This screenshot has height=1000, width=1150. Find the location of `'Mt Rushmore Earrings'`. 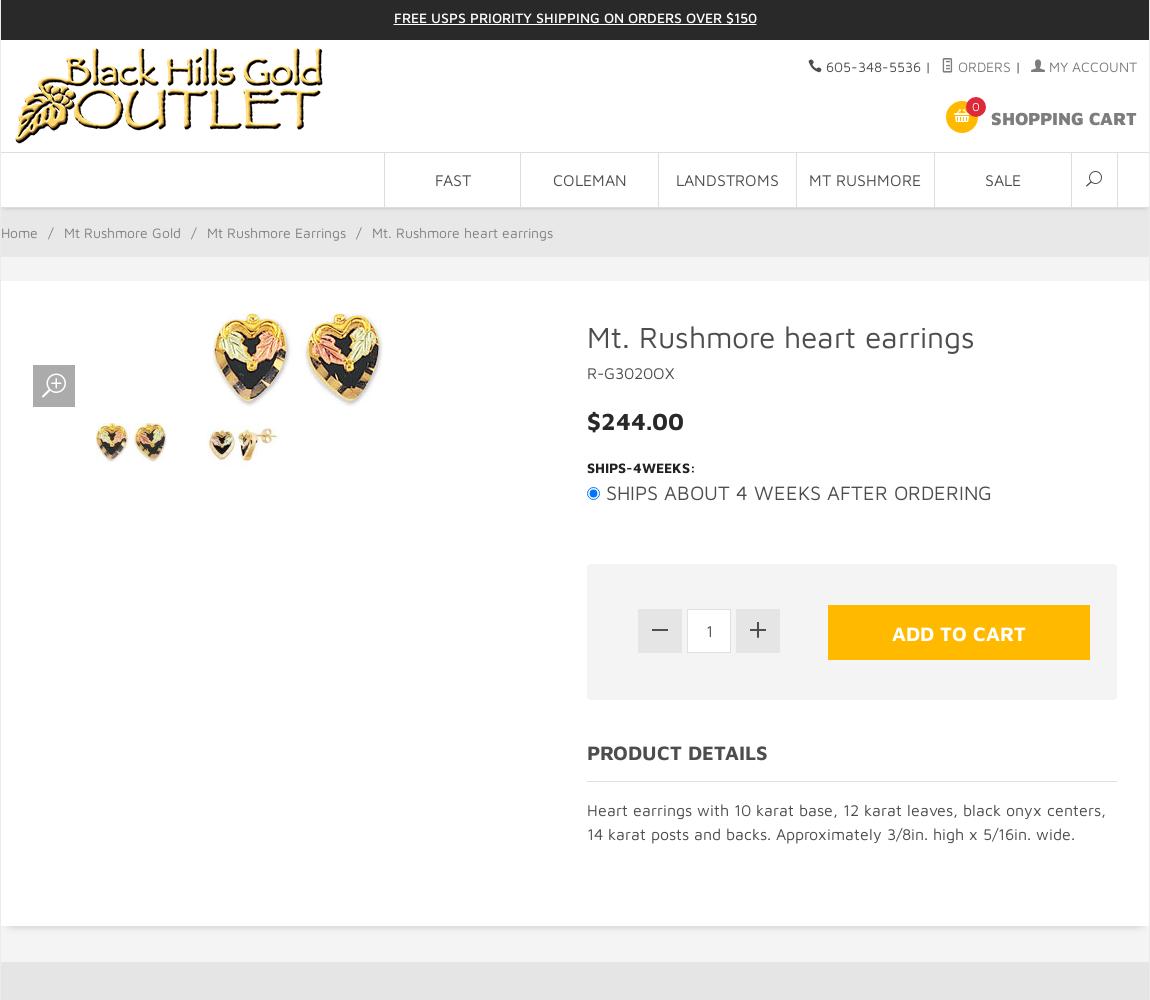

'Mt Rushmore Earrings' is located at coordinates (275, 231).